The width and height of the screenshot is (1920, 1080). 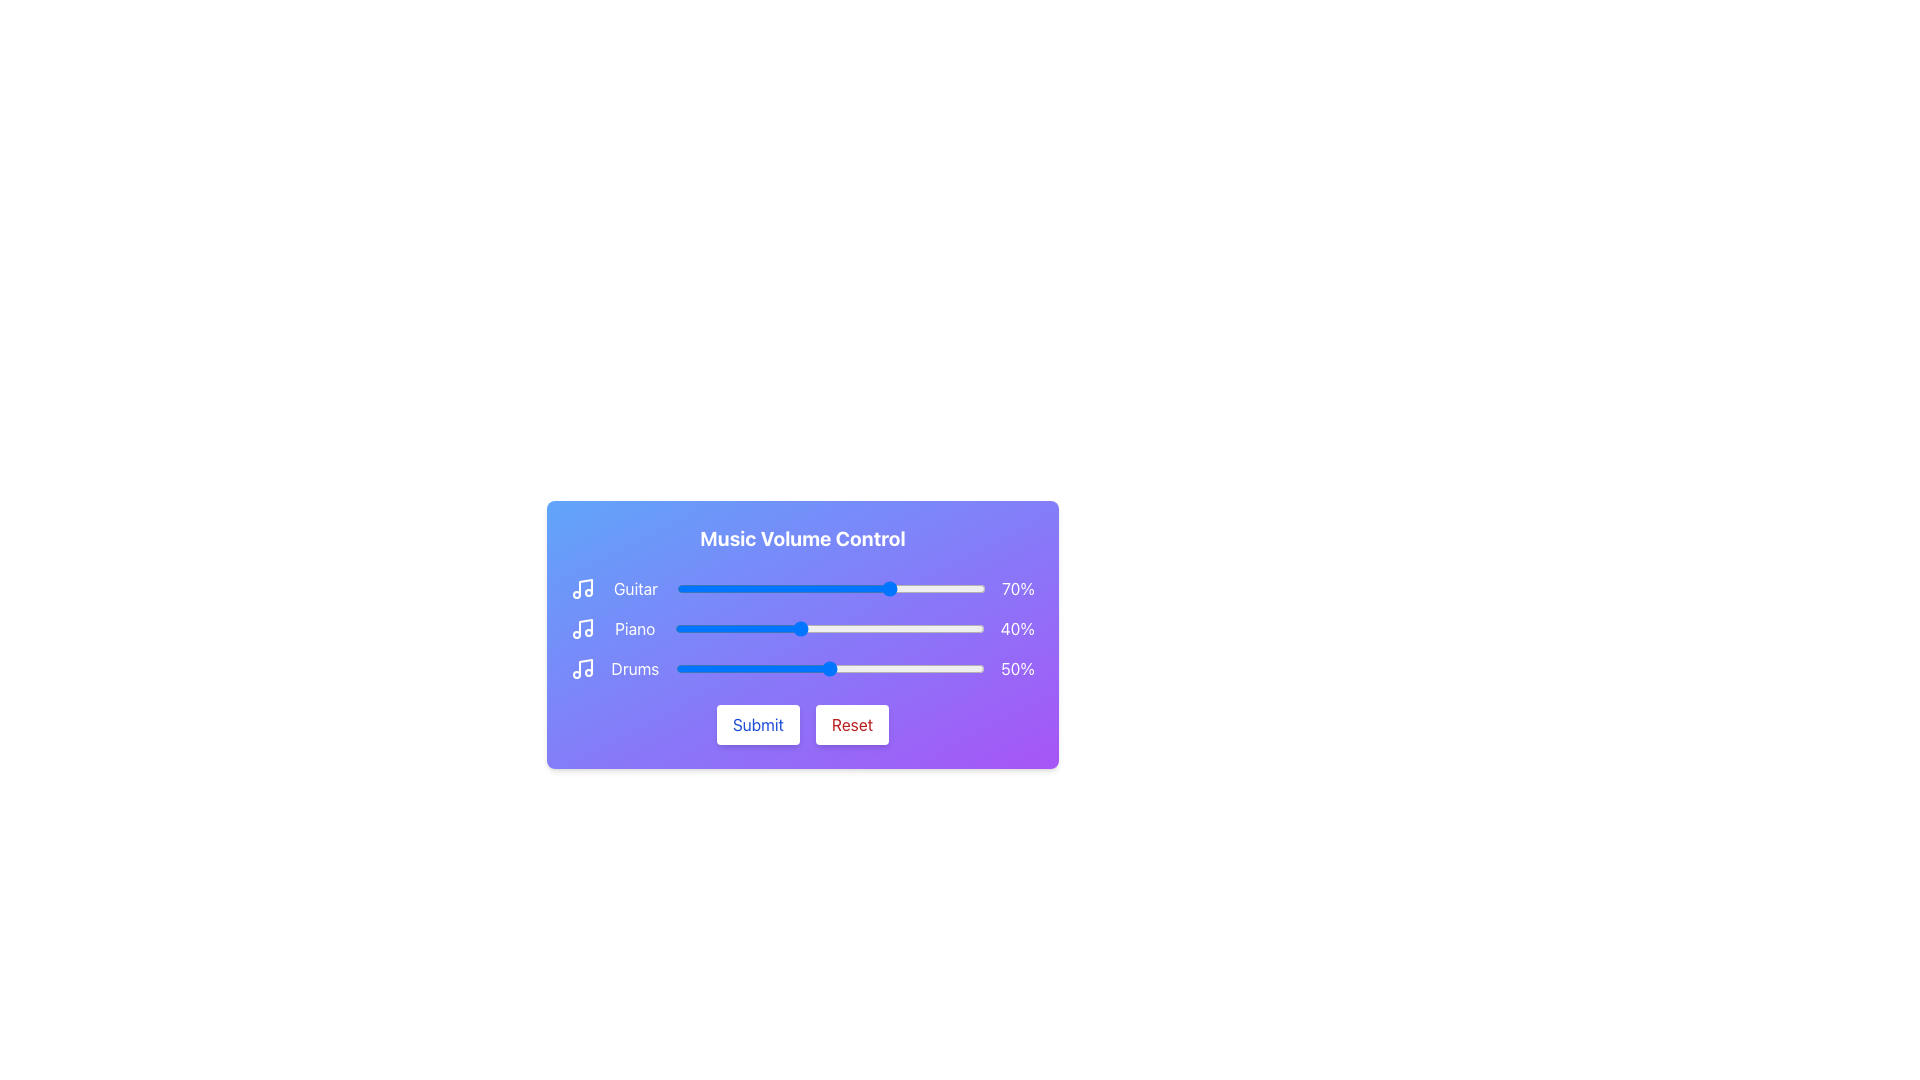 What do you see at coordinates (975, 668) in the screenshot?
I see `the drum volume` at bounding box center [975, 668].